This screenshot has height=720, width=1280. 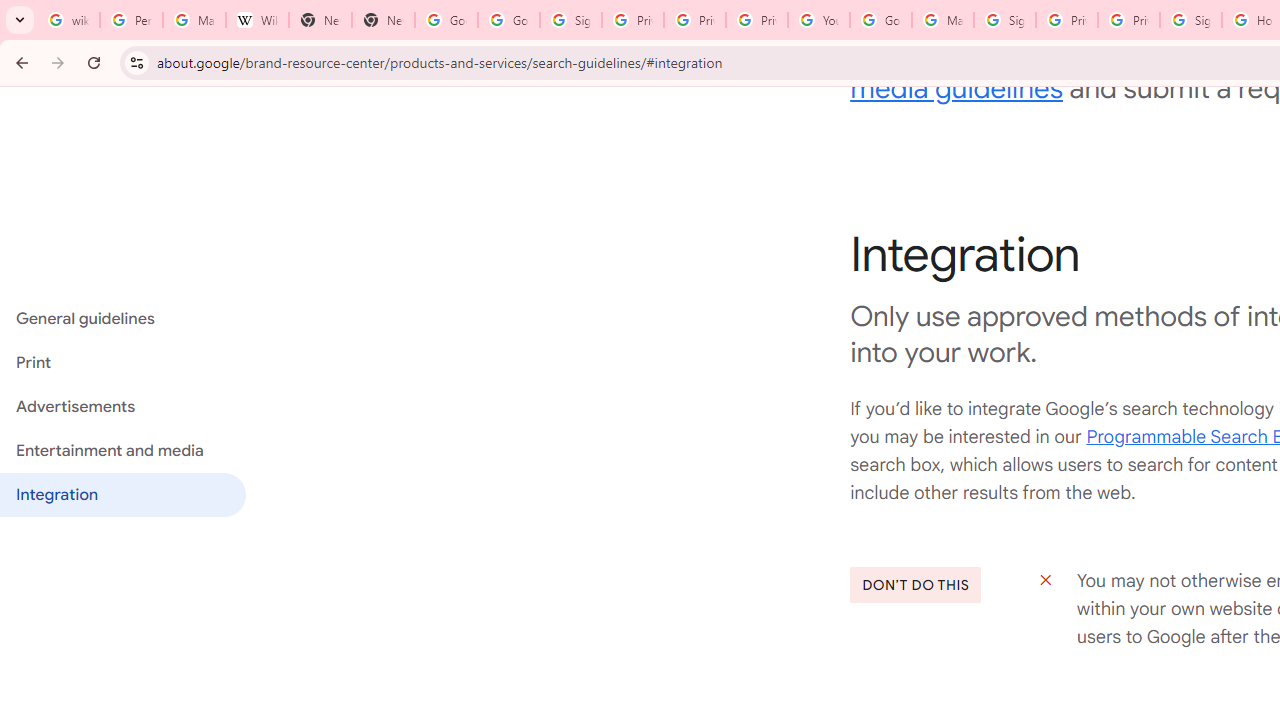 What do you see at coordinates (508, 20) in the screenshot?
I see `'Google Drive: Sign-in'` at bounding box center [508, 20].